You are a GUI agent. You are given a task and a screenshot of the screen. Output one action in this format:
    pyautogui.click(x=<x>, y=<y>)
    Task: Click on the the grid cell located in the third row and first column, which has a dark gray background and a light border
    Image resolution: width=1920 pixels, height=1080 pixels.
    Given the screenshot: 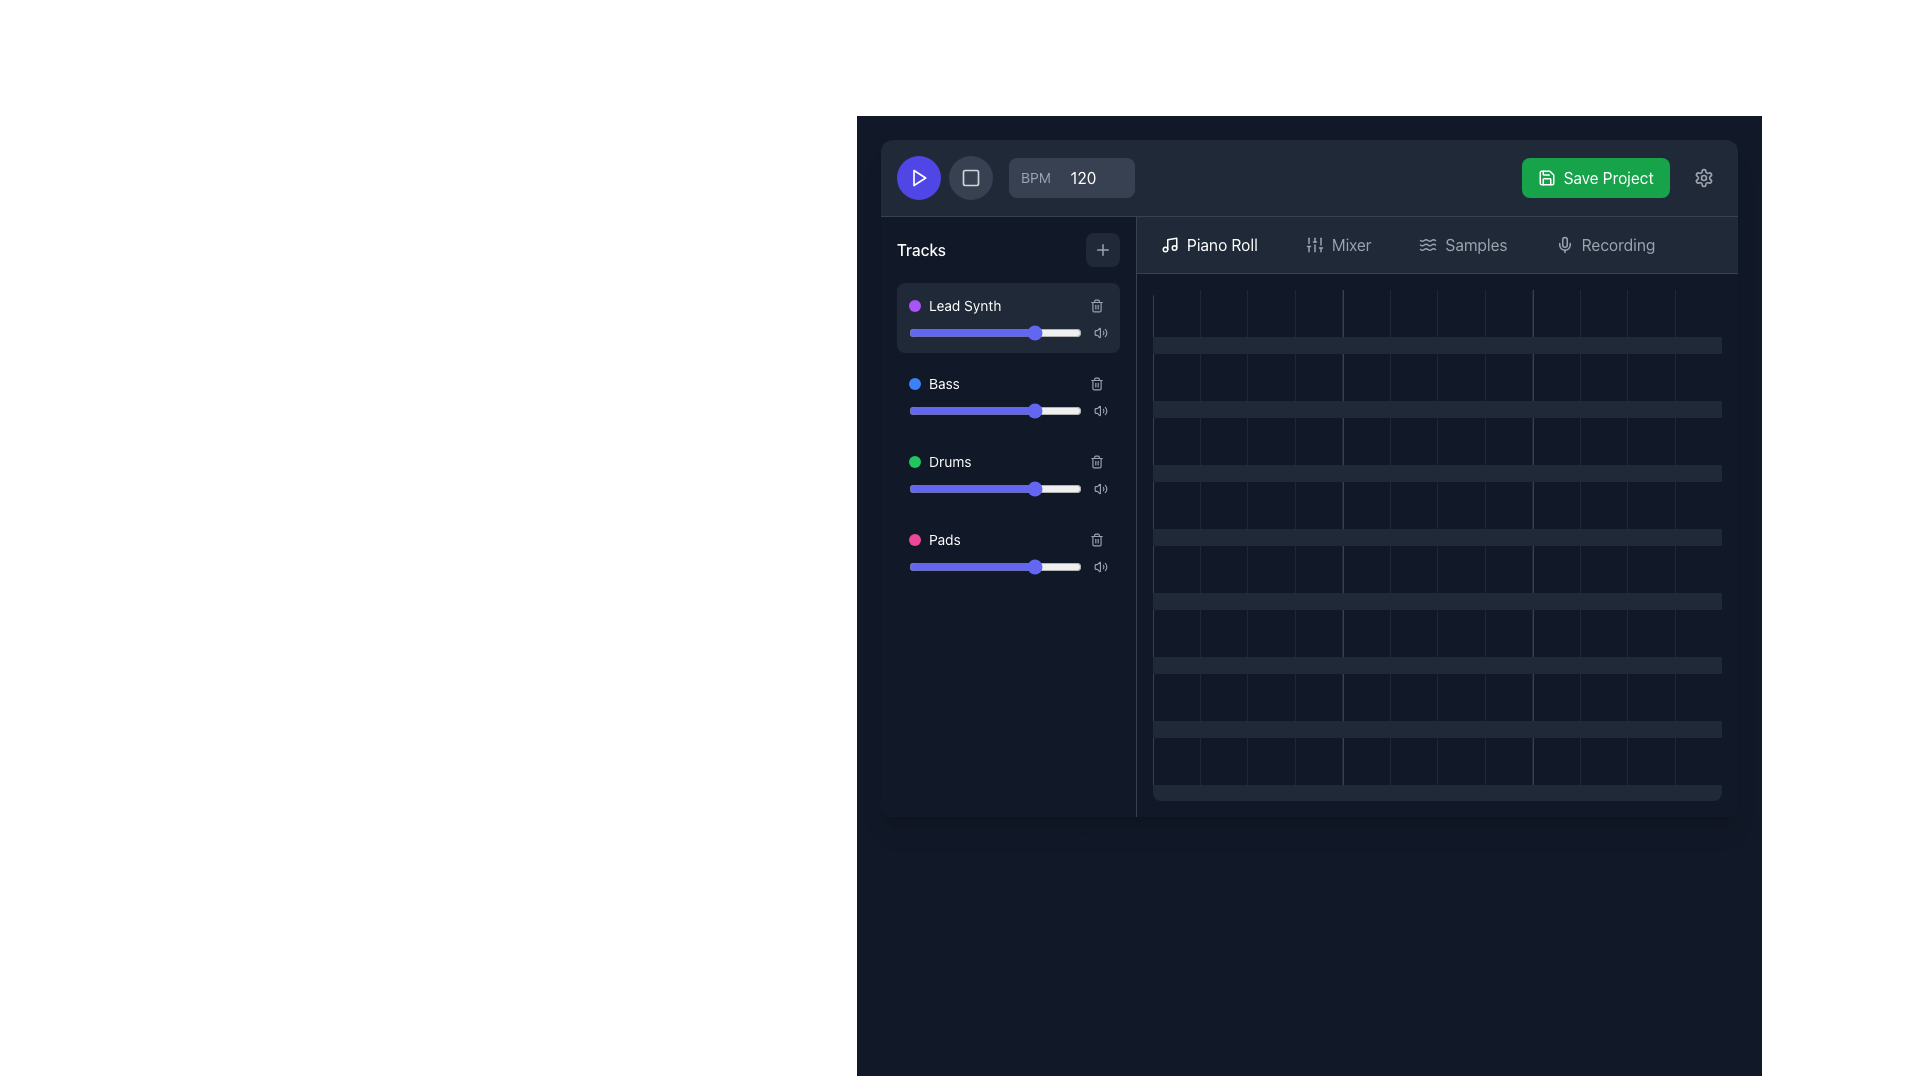 What is the action you would take?
    pyautogui.click(x=1176, y=440)
    